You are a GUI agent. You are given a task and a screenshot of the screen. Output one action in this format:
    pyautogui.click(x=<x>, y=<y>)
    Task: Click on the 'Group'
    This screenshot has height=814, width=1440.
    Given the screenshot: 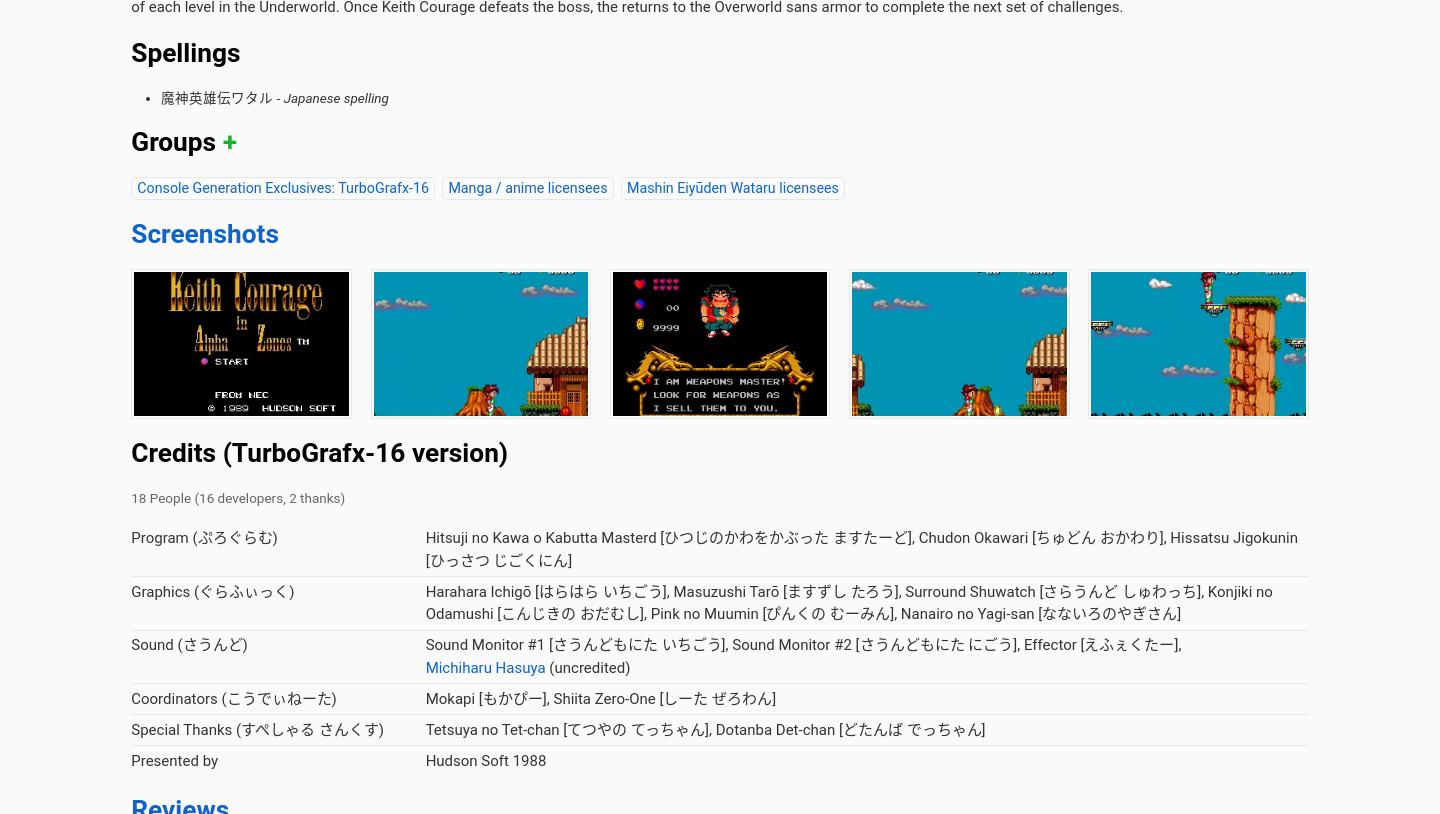 What is the action you would take?
    pyautogui.click(x=699, y=145)
    